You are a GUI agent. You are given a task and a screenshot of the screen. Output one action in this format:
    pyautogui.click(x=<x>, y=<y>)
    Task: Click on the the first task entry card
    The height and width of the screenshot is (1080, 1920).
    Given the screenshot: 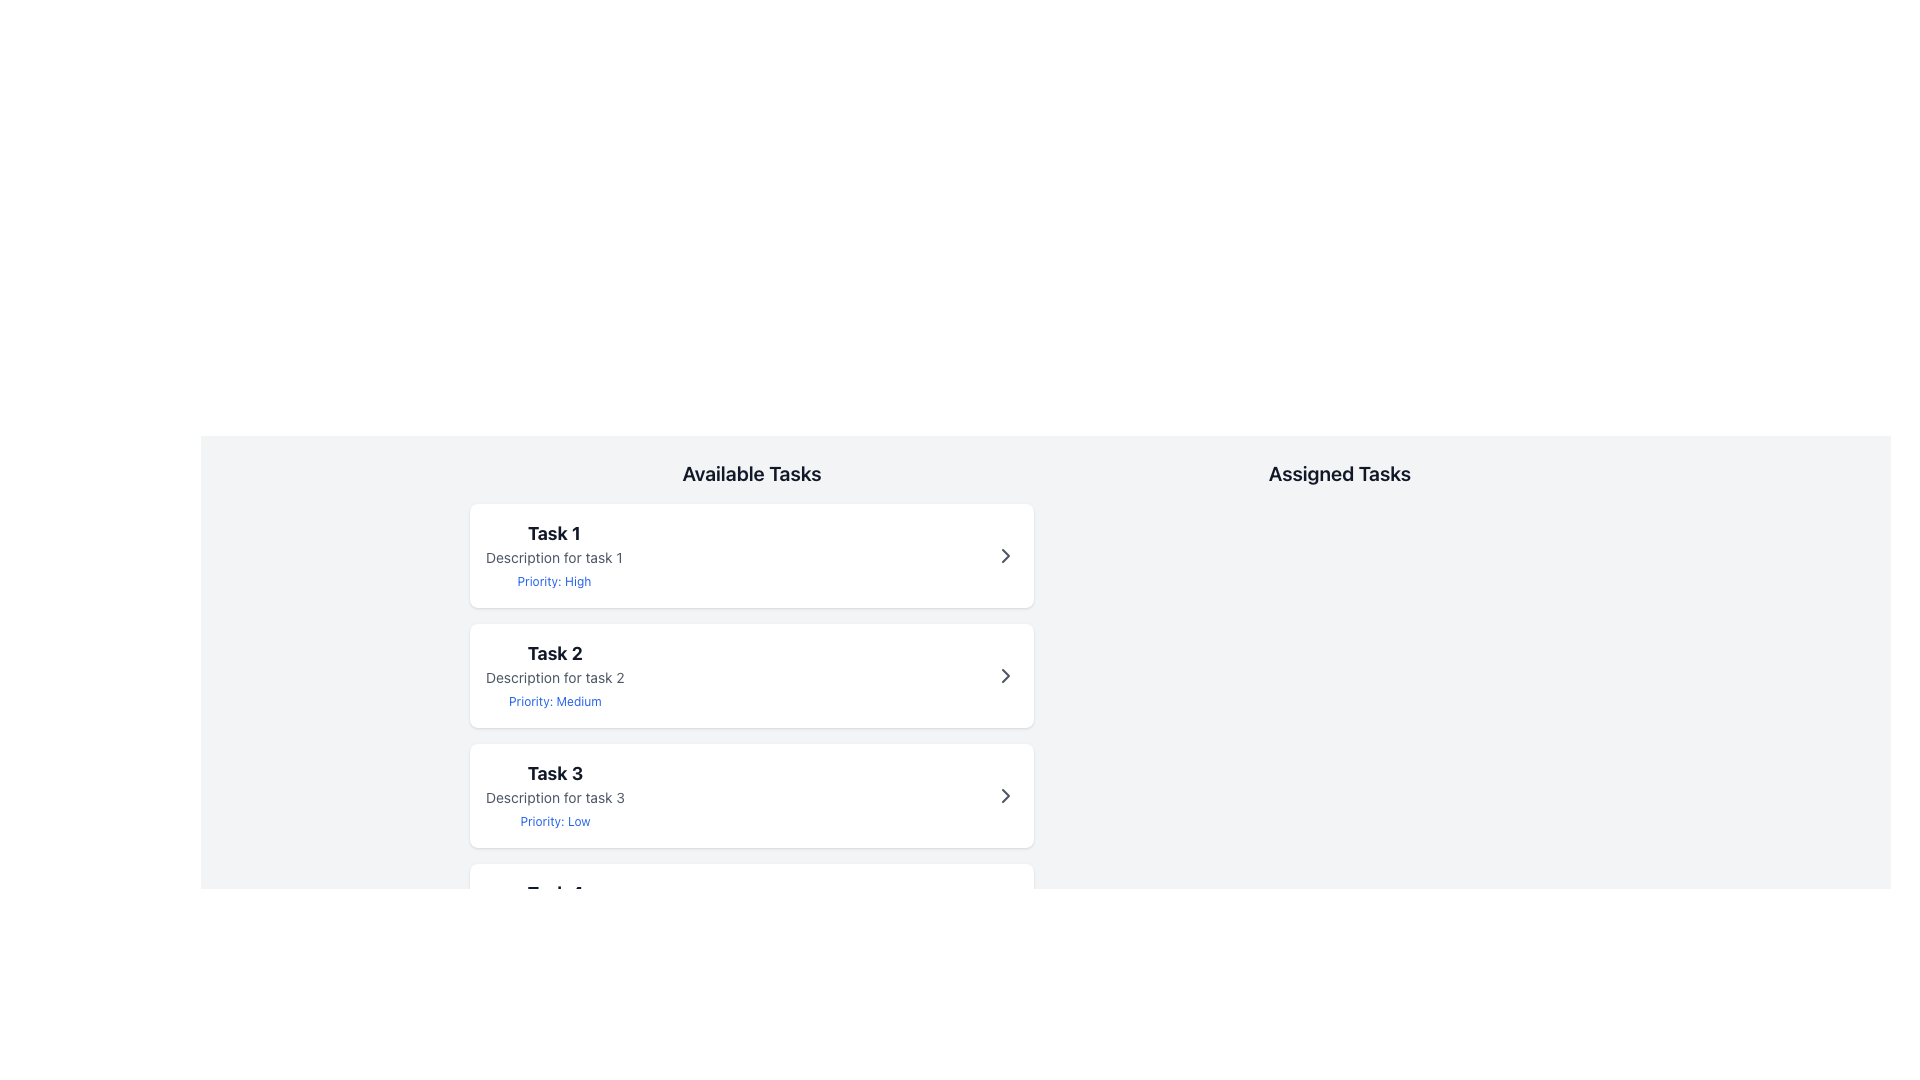 What is the action you would take?
    pyautogui.click(x=751, y=555)
    